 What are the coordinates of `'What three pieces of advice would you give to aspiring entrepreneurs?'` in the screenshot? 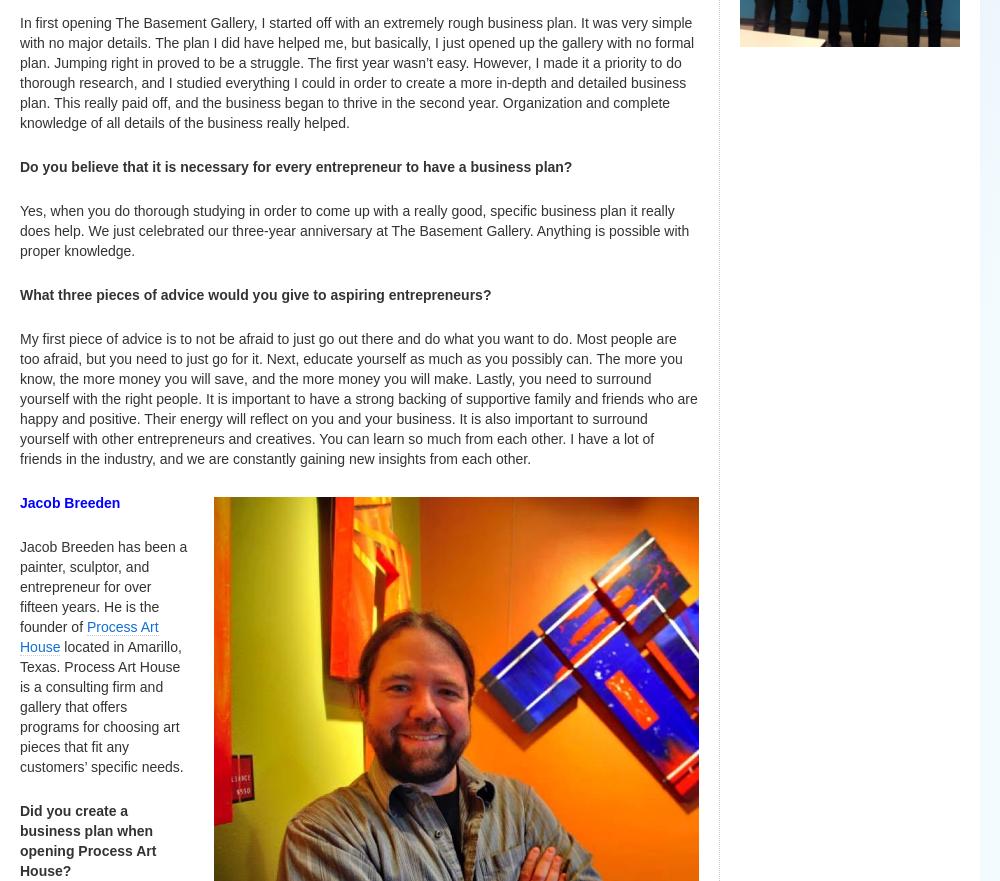 It's located at (255, 293).